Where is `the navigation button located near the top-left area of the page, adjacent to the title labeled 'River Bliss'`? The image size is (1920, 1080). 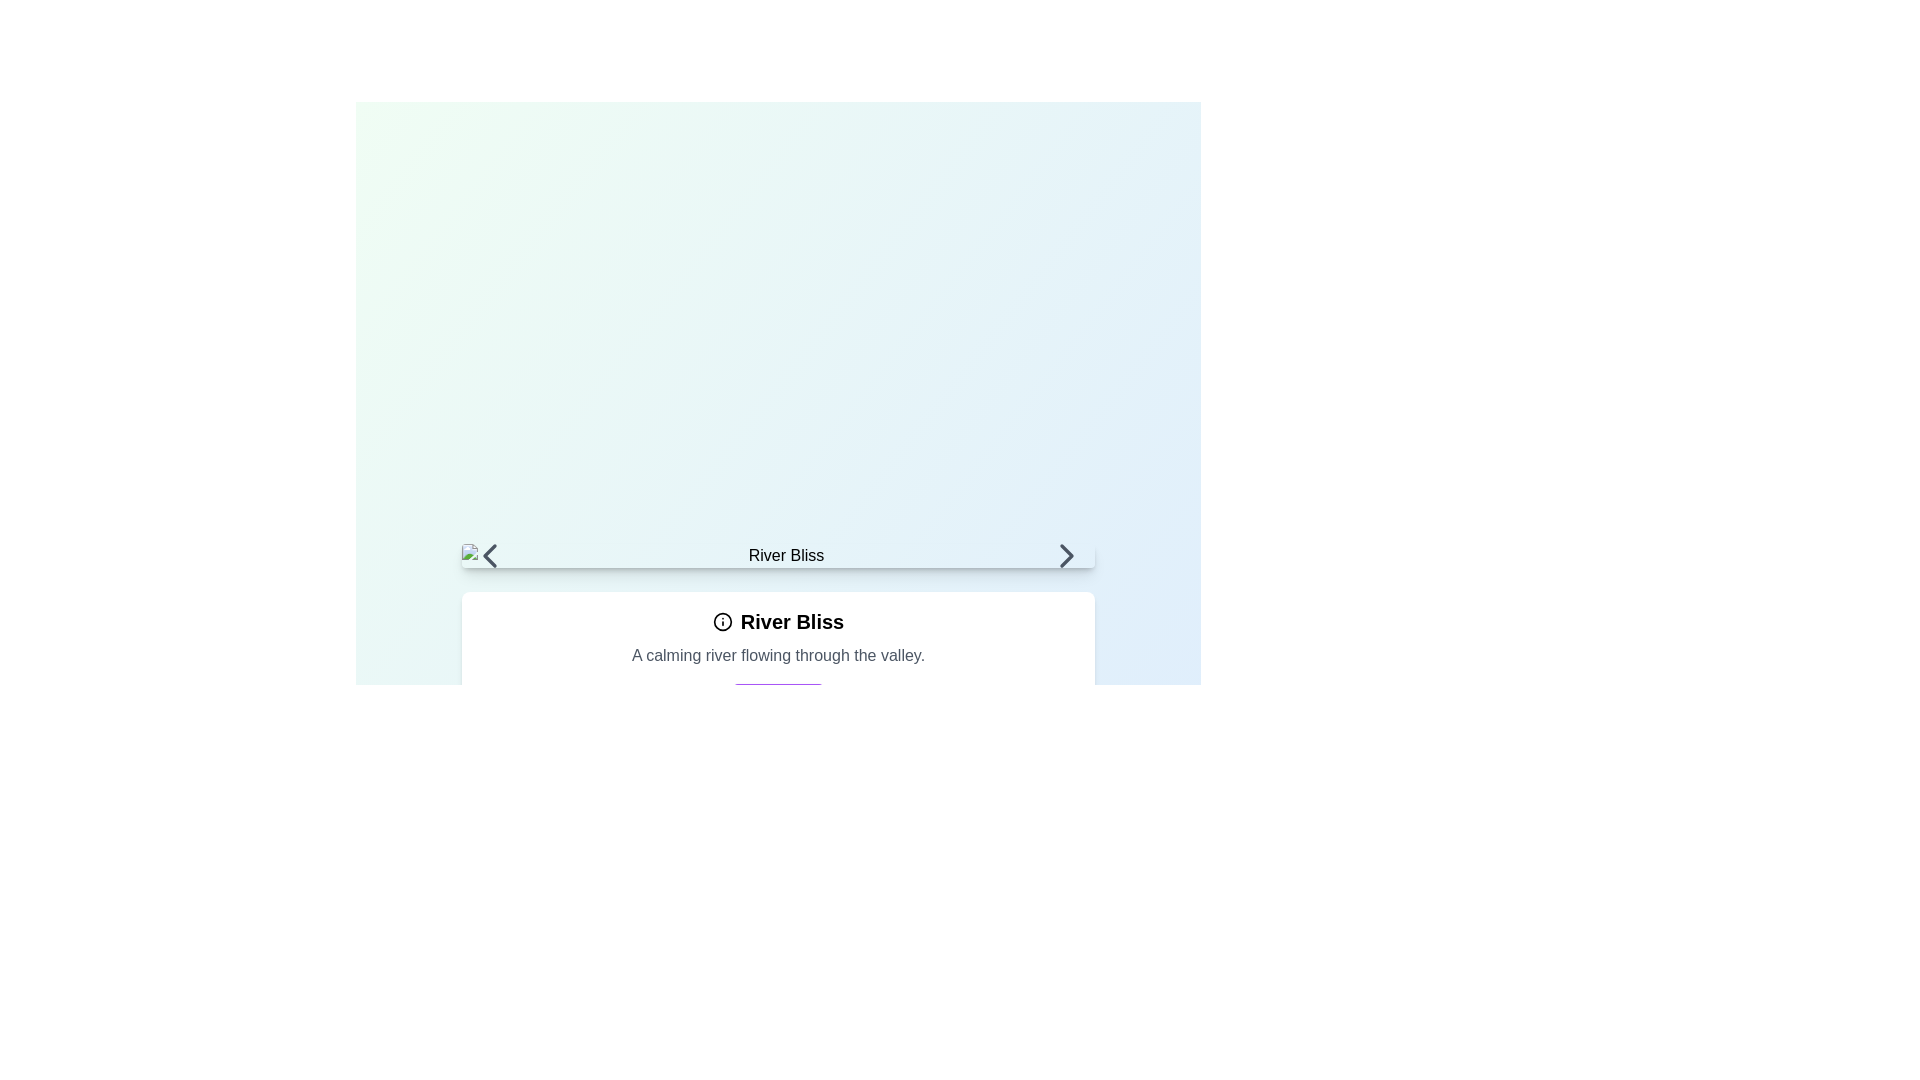 the navigation button located near the top-left area of the page, adjacent to the title labeled 'River Bliss' is located at coordinates (489, 555).